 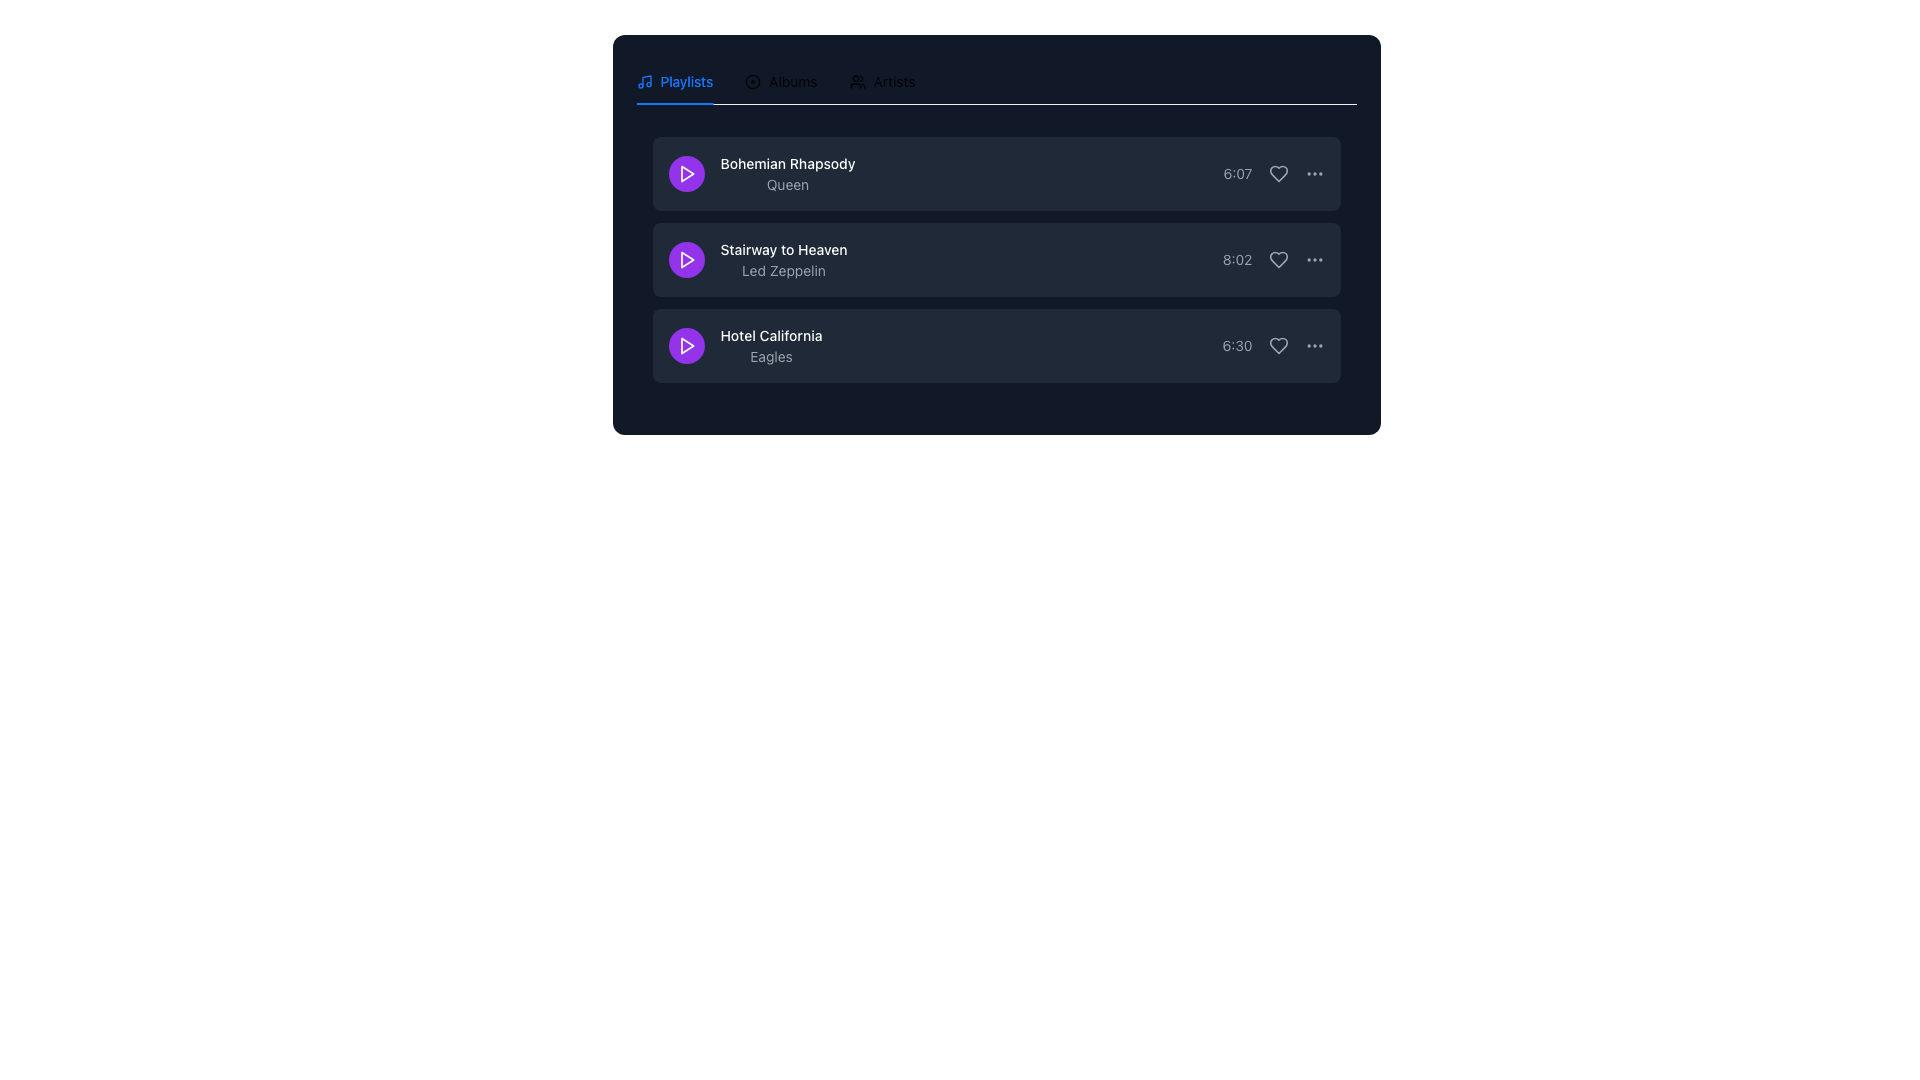 I want to click on the song list item displaying 'Bohemian Rhapsody' by 'Queen', so click(x=761, y=172).